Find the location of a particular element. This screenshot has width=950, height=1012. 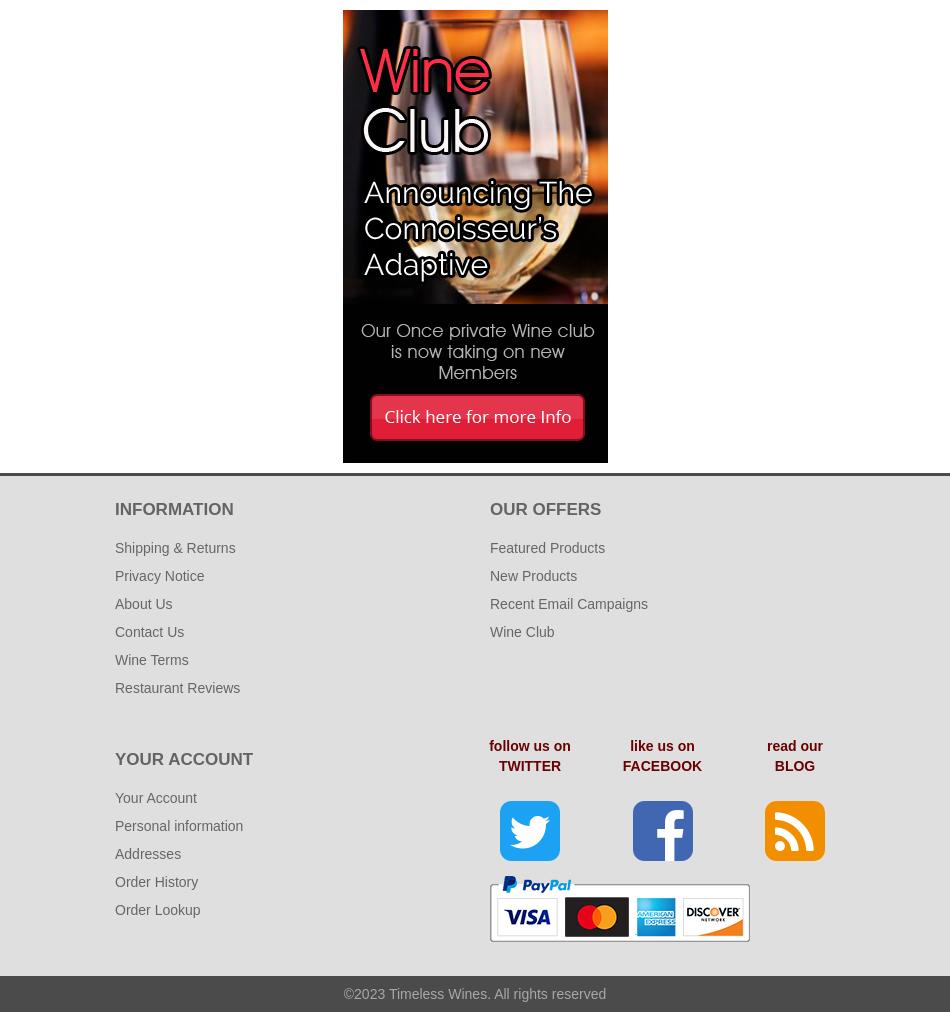

'like us on' is located at coordinates (661, 746).